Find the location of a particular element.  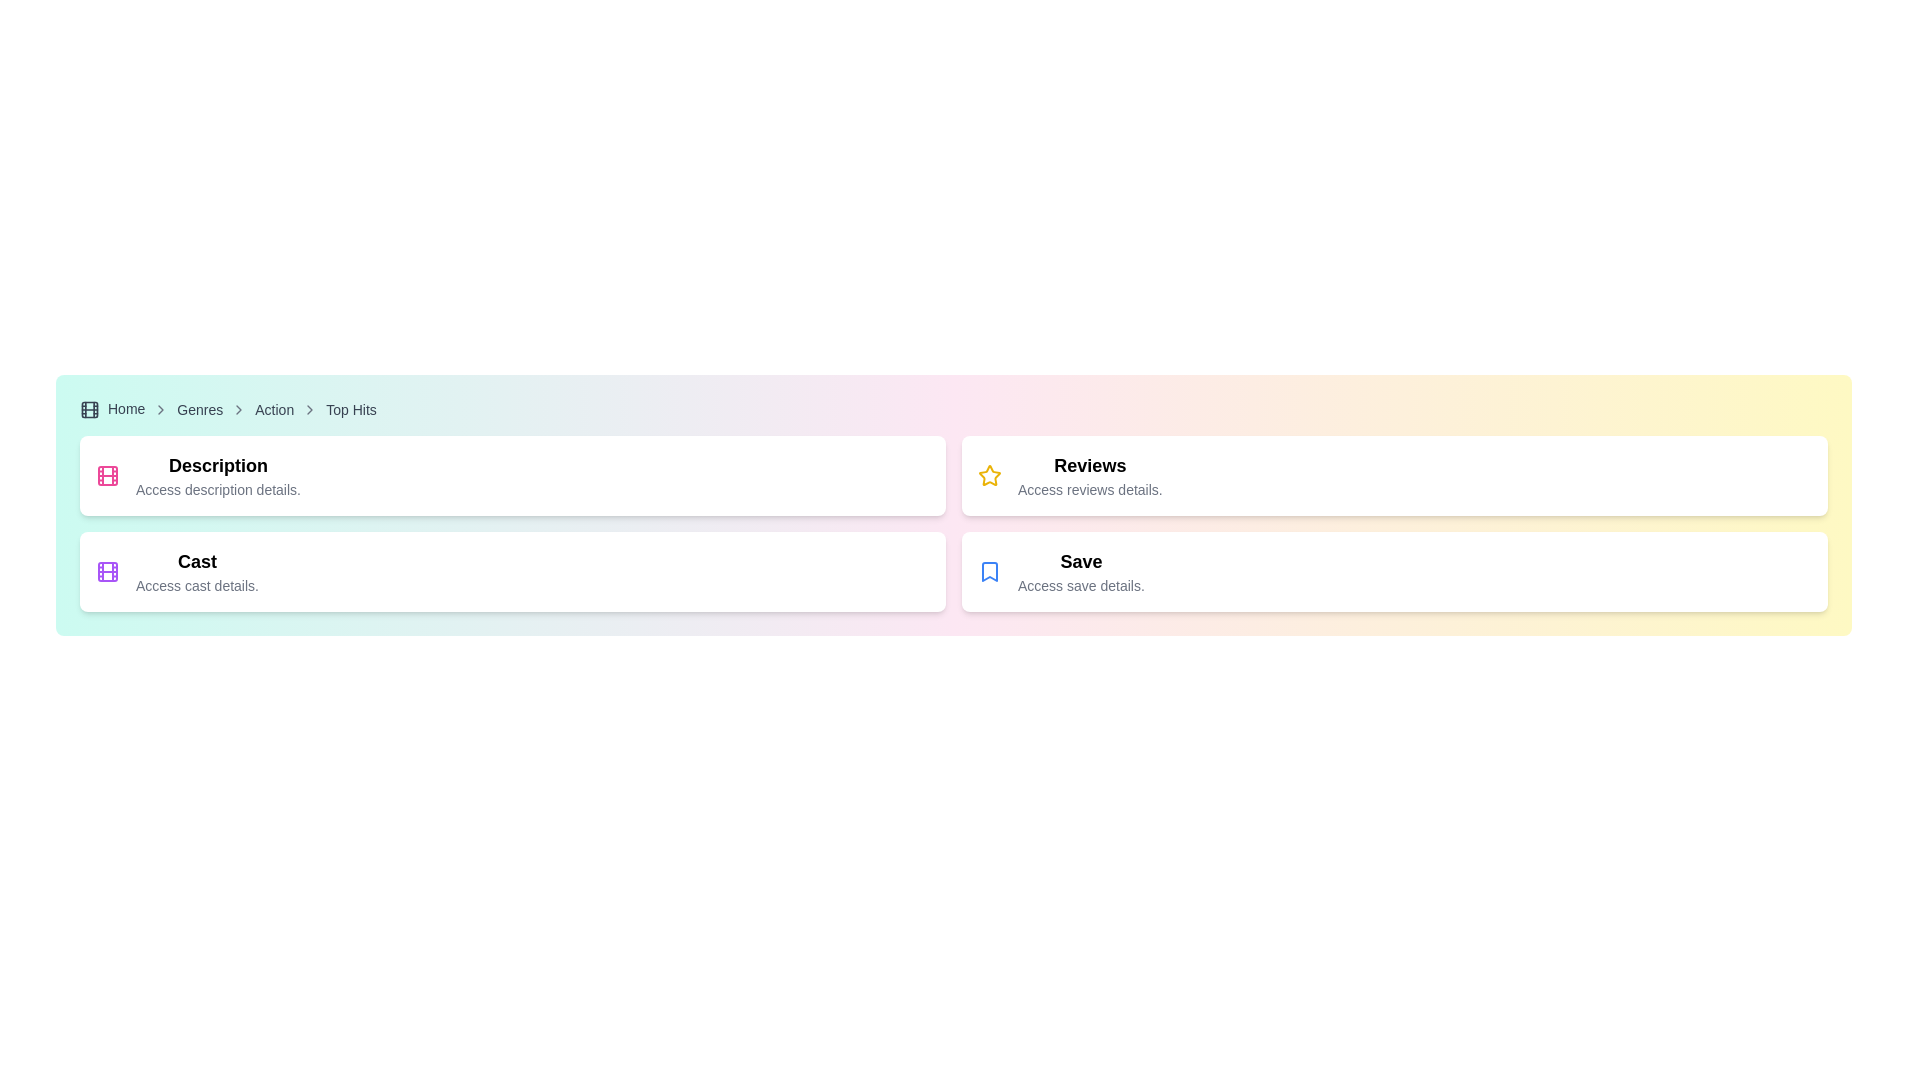

the 'Save' text label, which is a bold, larger font heading located in the bottom-right card of a grid, adjacent to the bookmark icon and above the smaller text 'Access save details.' is located at coordinates (1080, 562).